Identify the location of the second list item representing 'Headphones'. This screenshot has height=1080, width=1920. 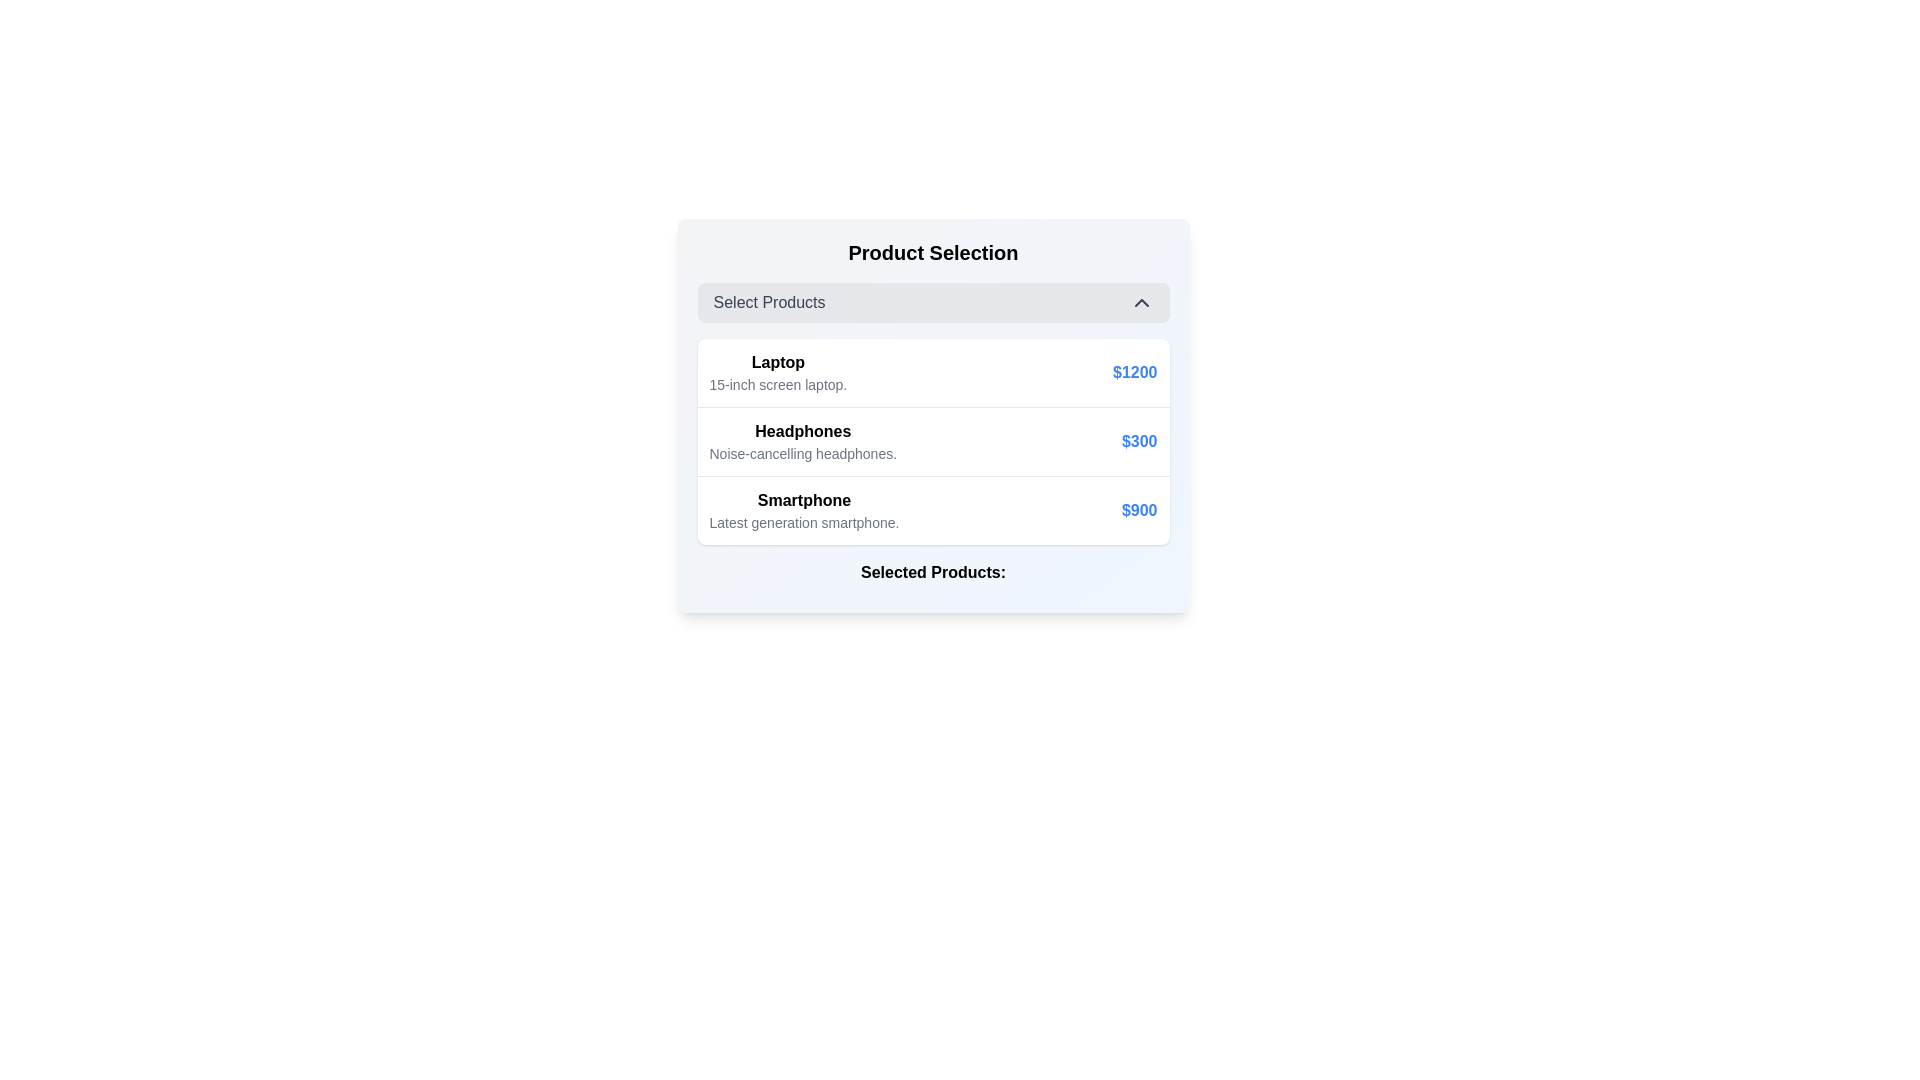
(932, 415).